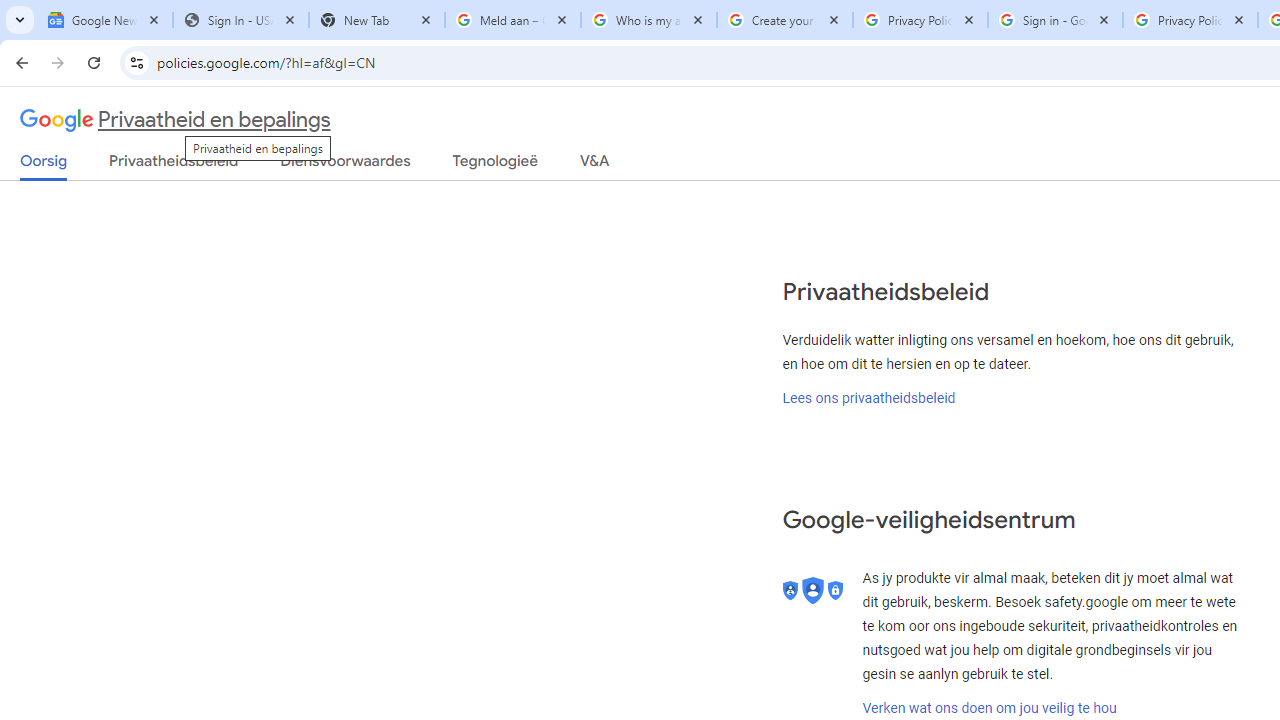 This screenshot has height=720, width=1280. Describe the element at coordinates (869, 397) in the screenshot. I see `'Lees ons privaatheidsbeleid'` at that location.